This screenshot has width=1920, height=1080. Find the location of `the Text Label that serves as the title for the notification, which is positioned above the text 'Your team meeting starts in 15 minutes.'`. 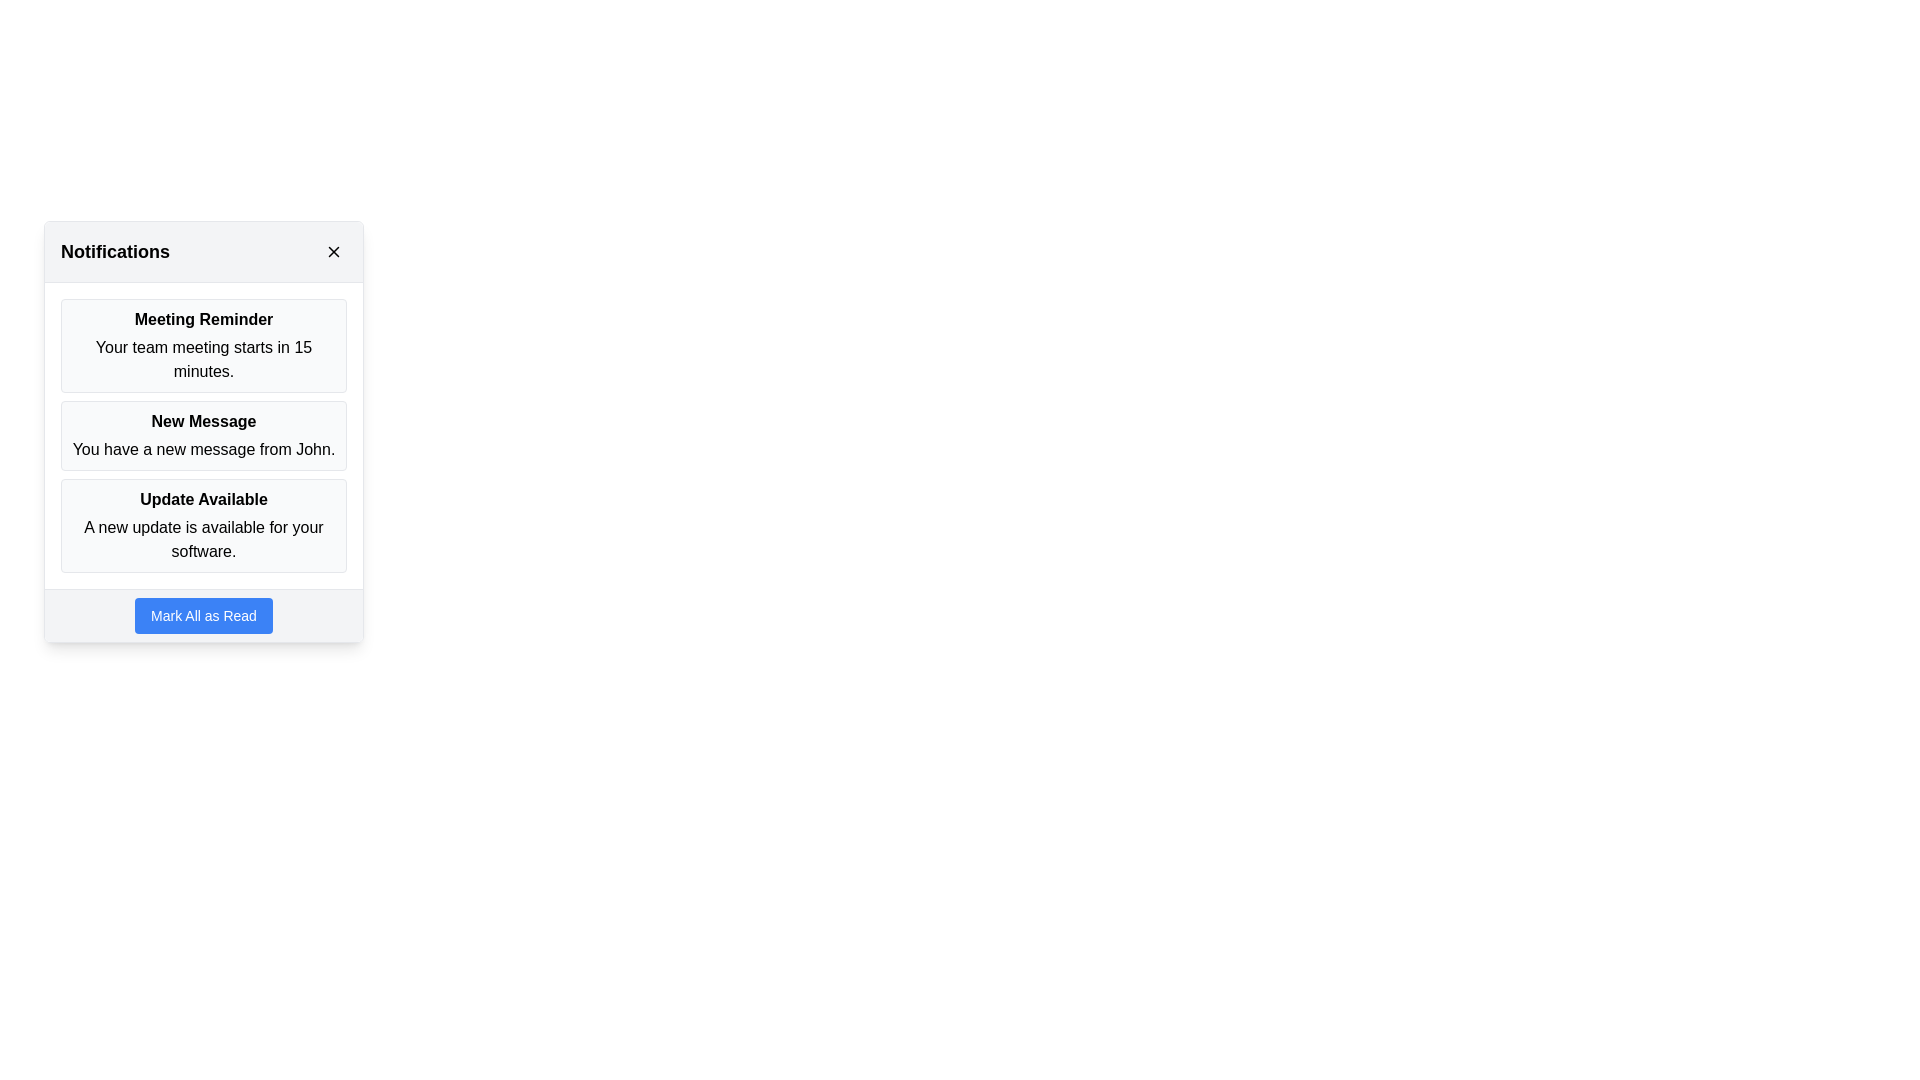

the Text Label that serves as the title for the notification, which is positioned above the text 'Your team meeting starts in 15 minutes.' is located at coordinates (203, 319).